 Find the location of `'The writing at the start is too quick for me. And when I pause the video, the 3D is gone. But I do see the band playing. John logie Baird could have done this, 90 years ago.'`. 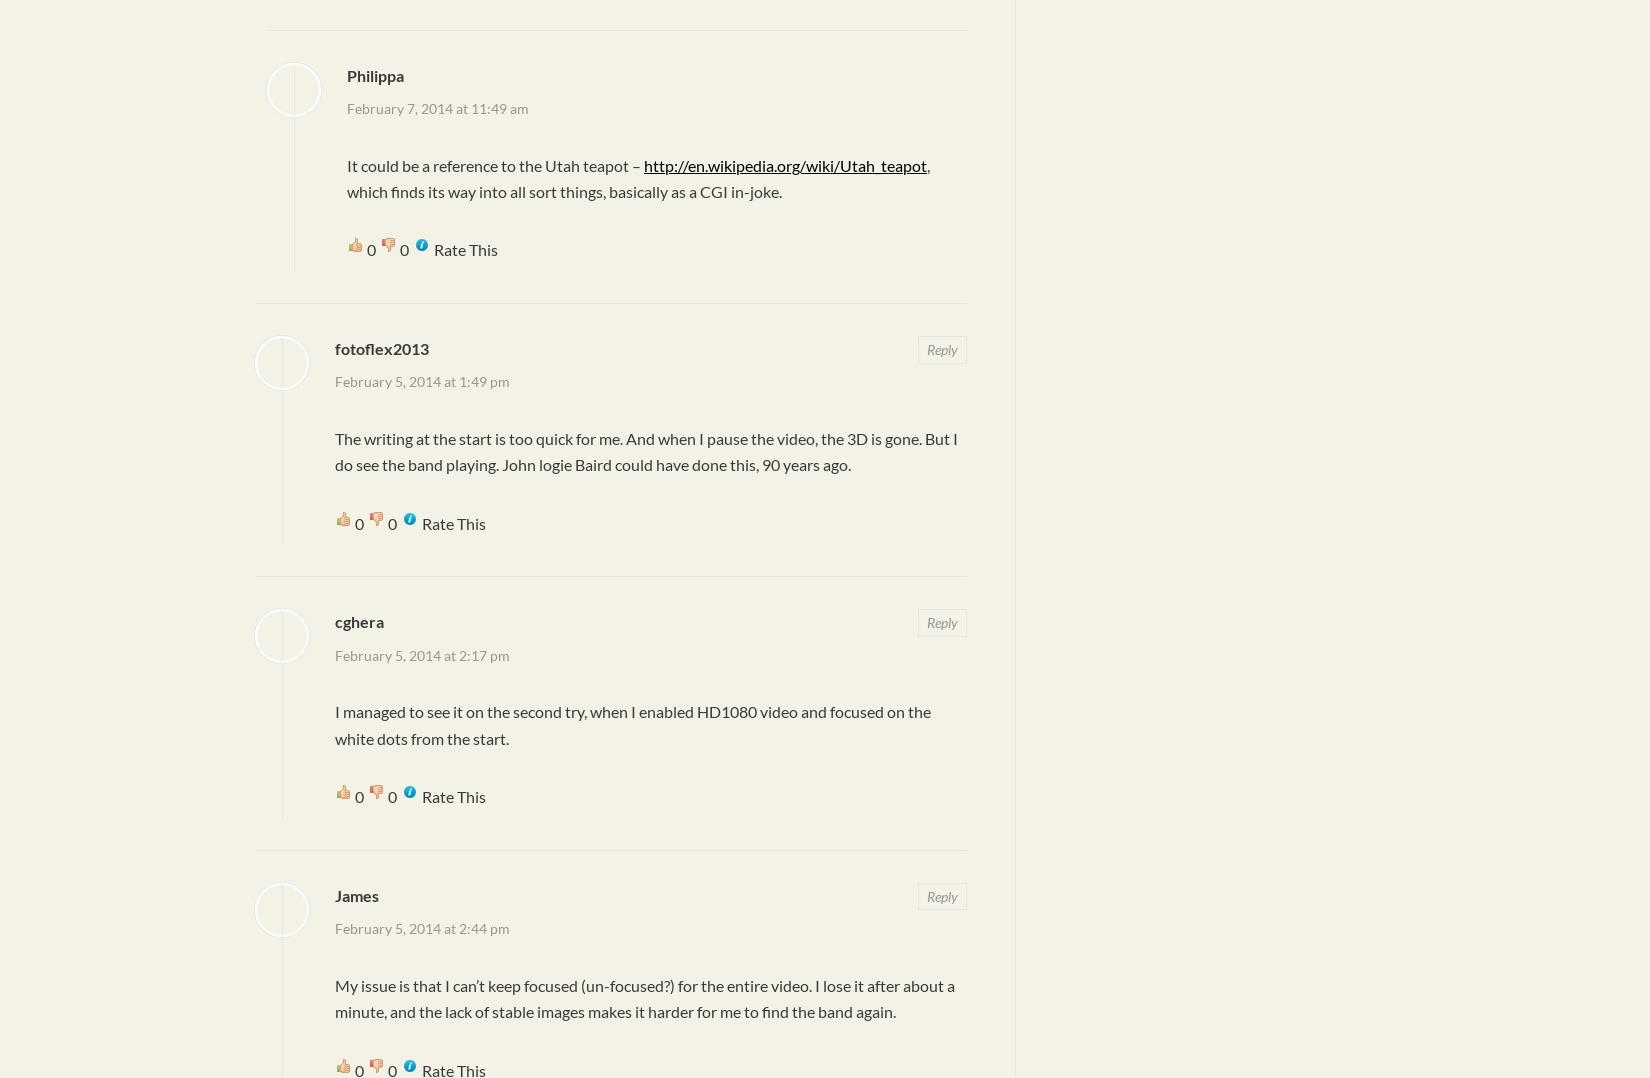

'The writing at the start is too quick for me. And when I pause the video, the 3D is gone. But I do see the band playing. John logie Baird could have done this, 90 years ago.' is located at coordinates (645, 451).